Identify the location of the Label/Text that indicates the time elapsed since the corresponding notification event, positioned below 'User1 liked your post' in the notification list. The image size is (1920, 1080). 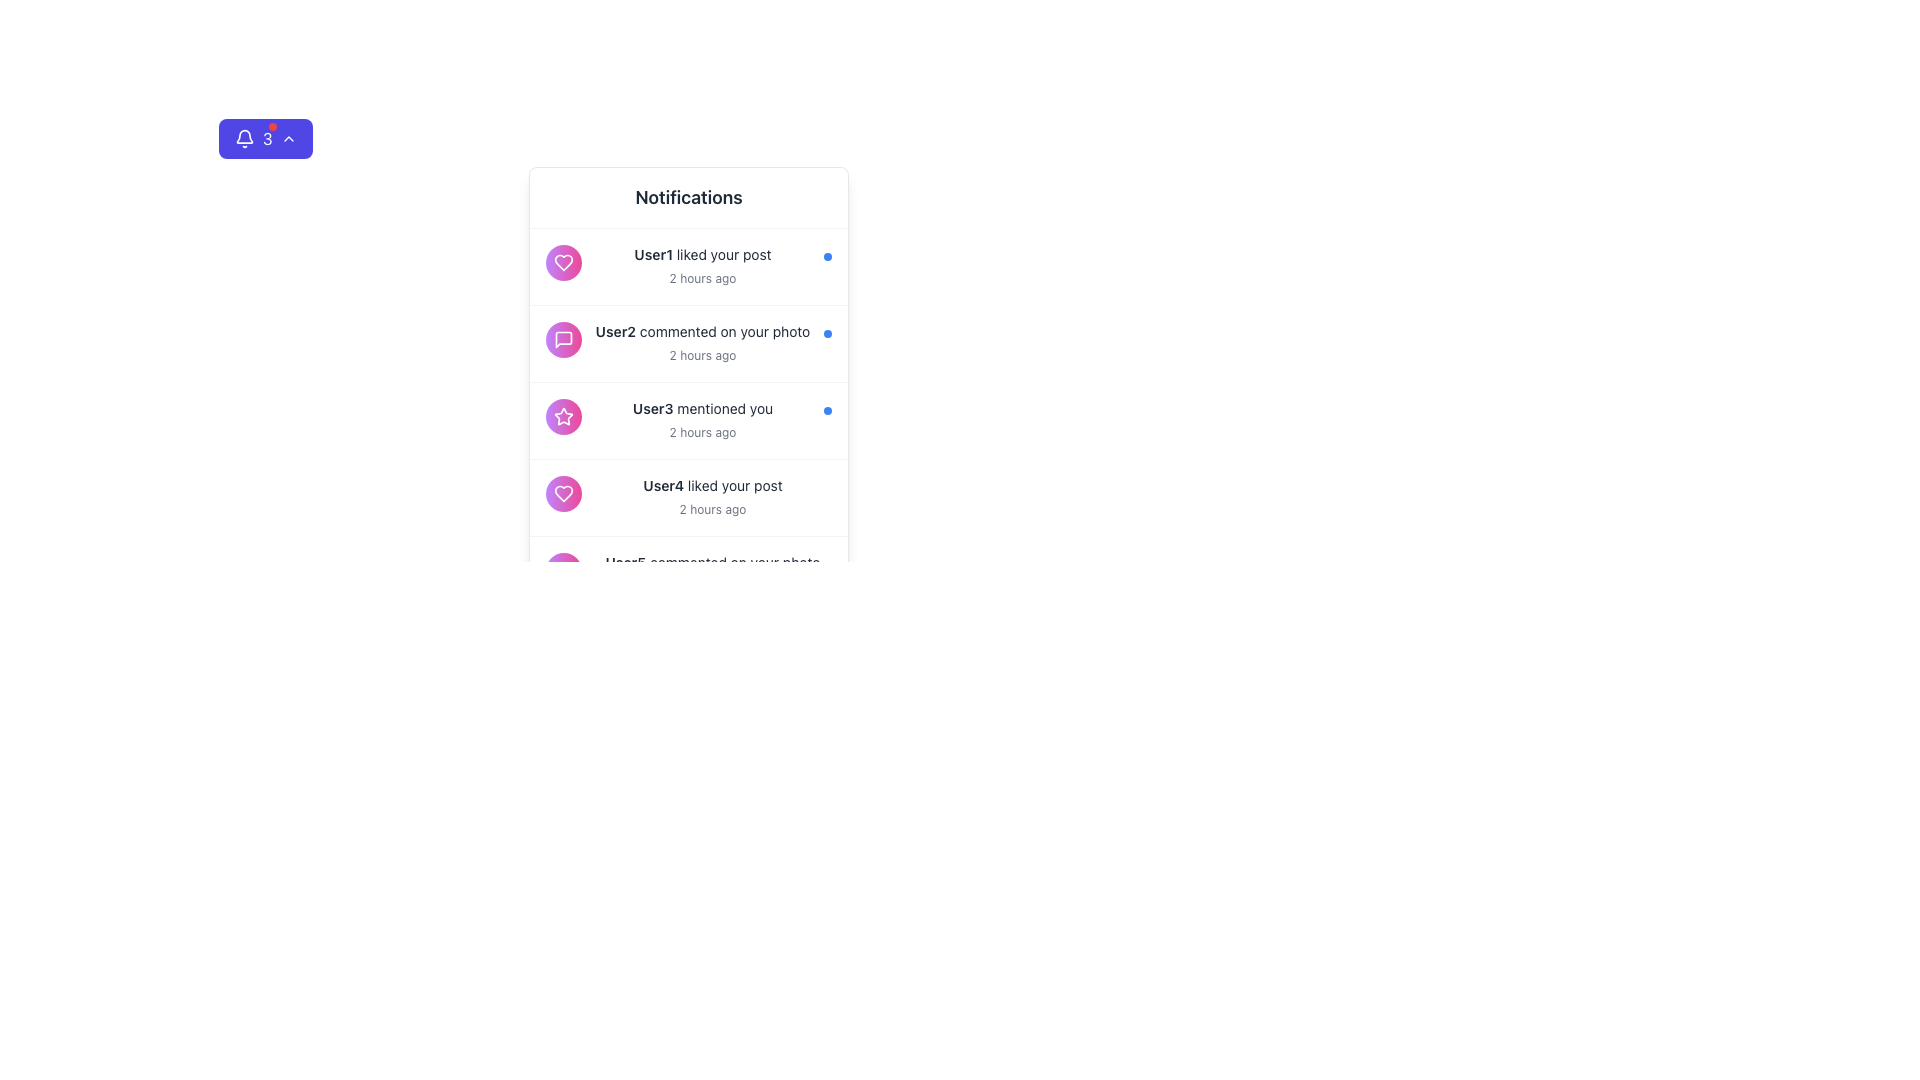
(702, 278).